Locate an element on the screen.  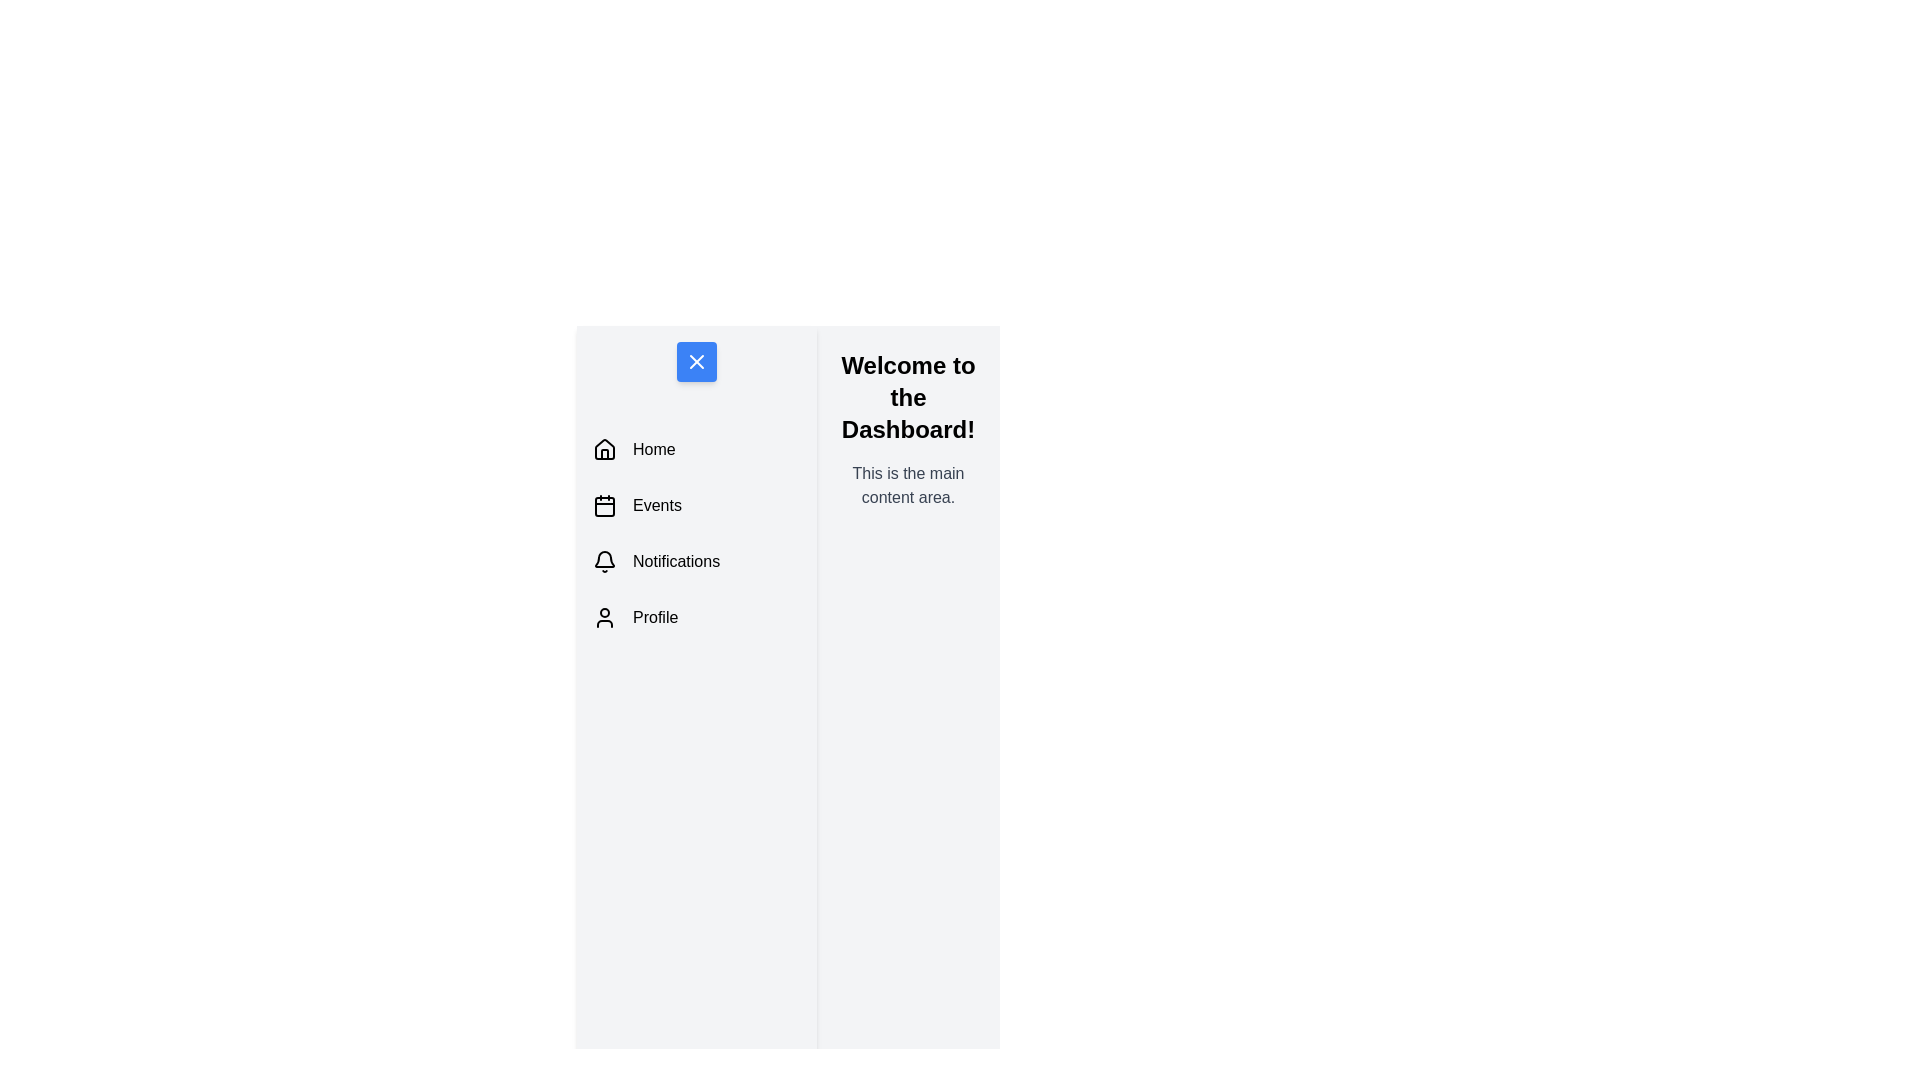
the close or cancel button located within the blue circular button at the top of the sidebar menu is located at coordinates (696, 362).